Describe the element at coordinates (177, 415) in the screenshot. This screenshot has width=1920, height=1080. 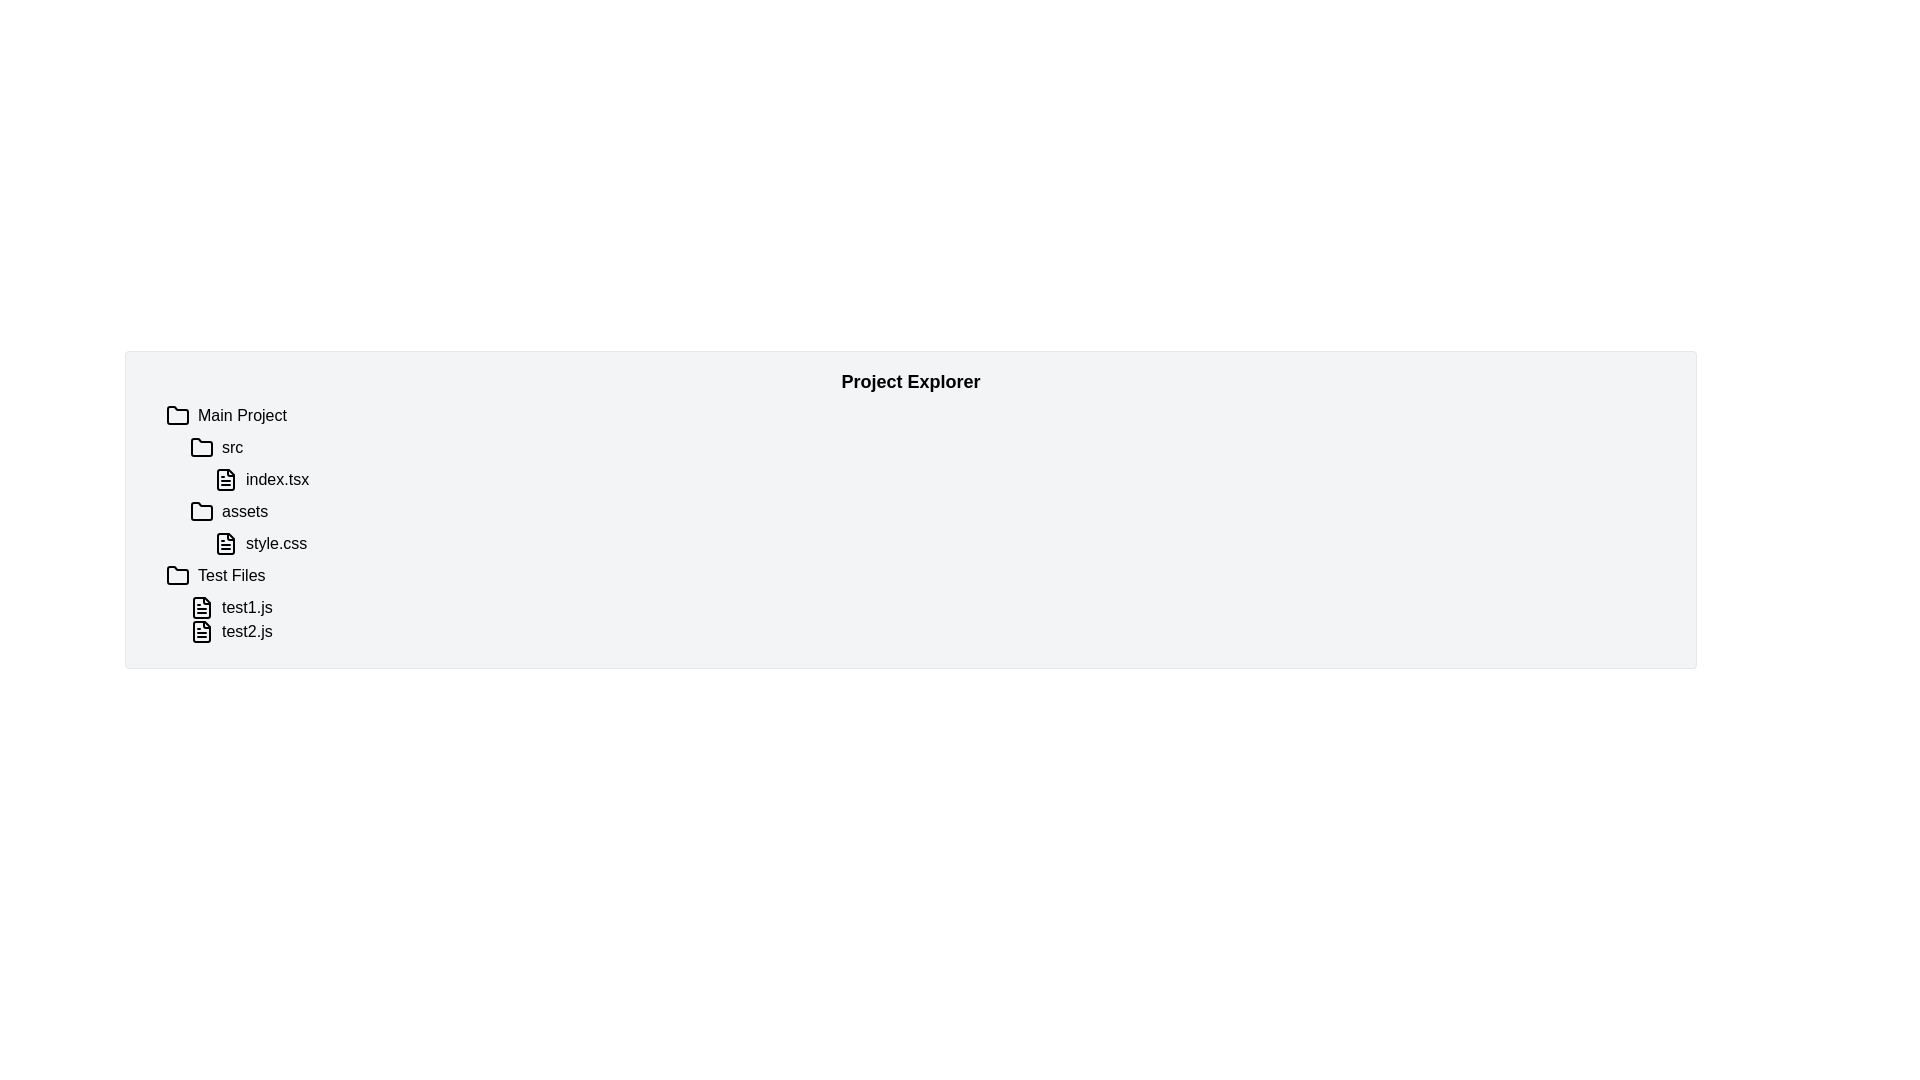
I see `the folder icon with a black stroke that precedes the 'Main Project' text label in the user interface` at that location.